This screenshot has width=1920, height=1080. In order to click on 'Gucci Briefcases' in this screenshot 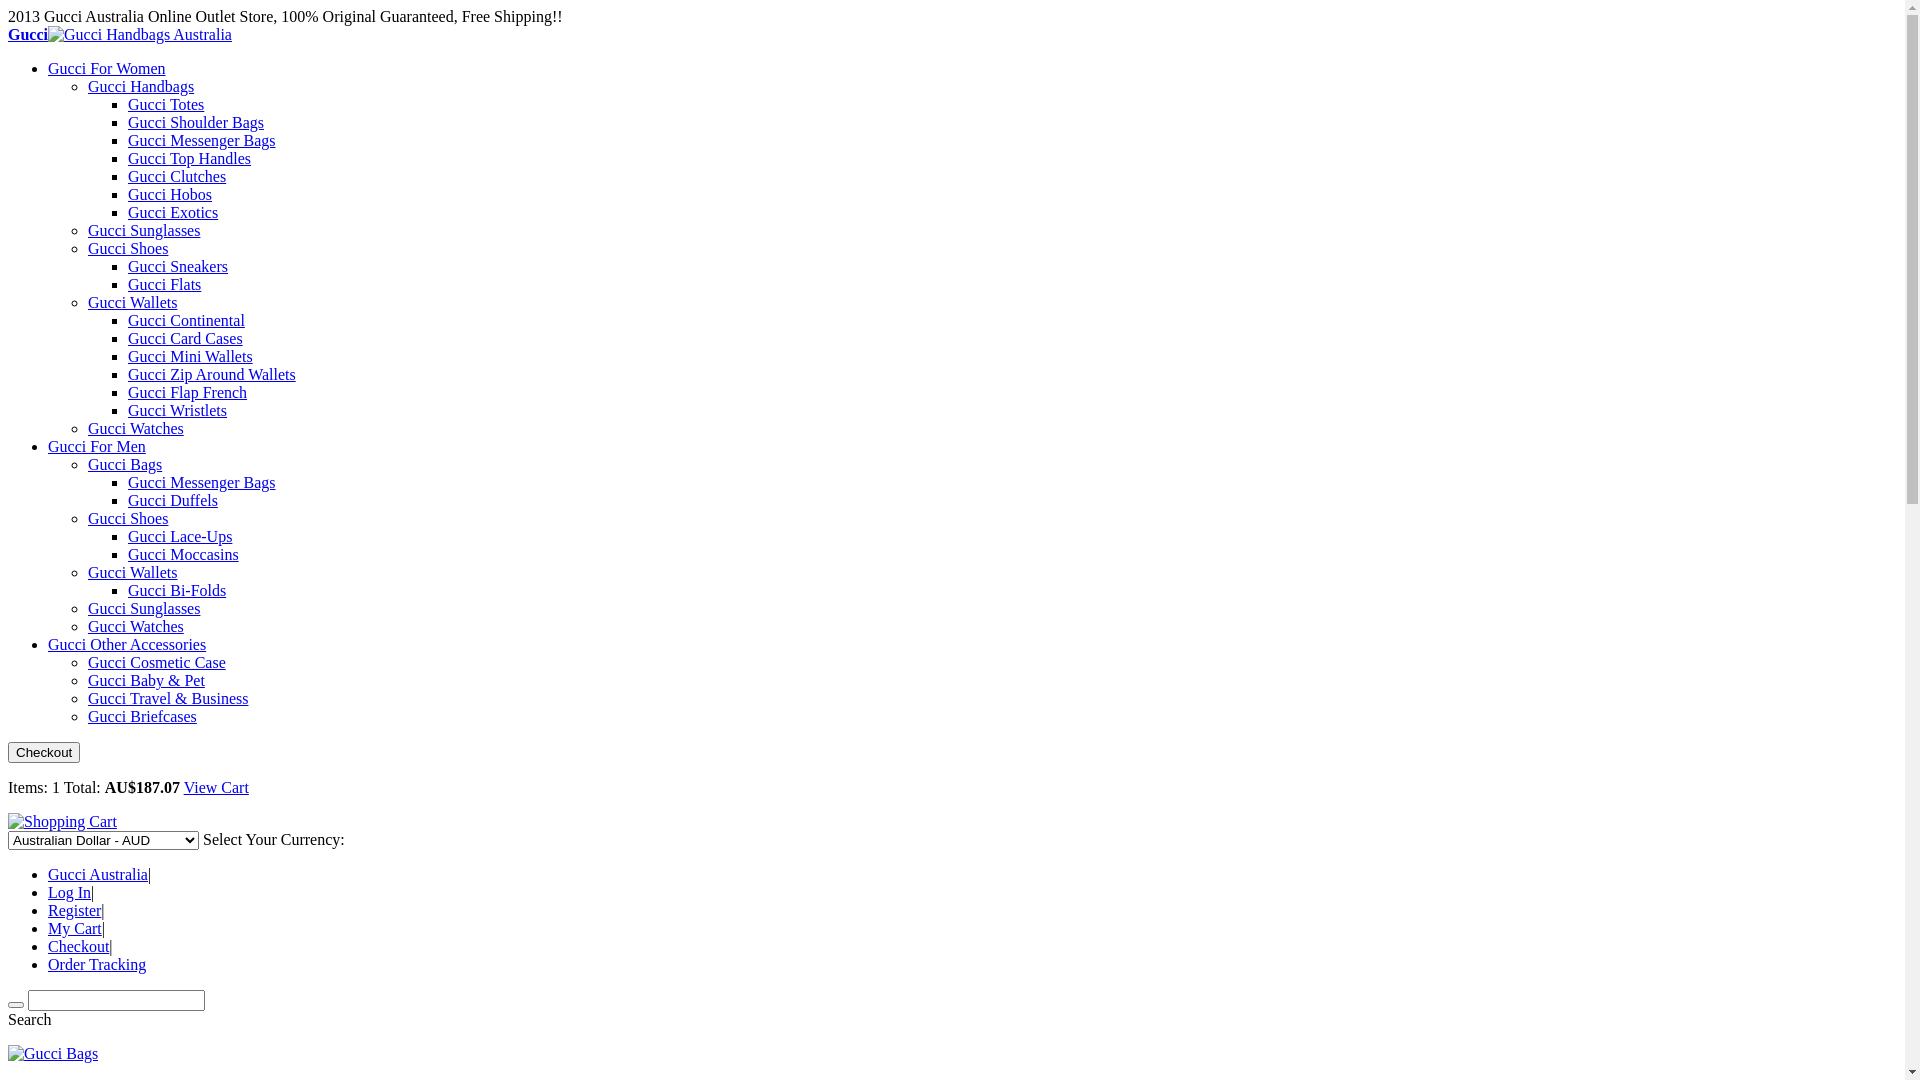, I will do `click(141, 715)`.